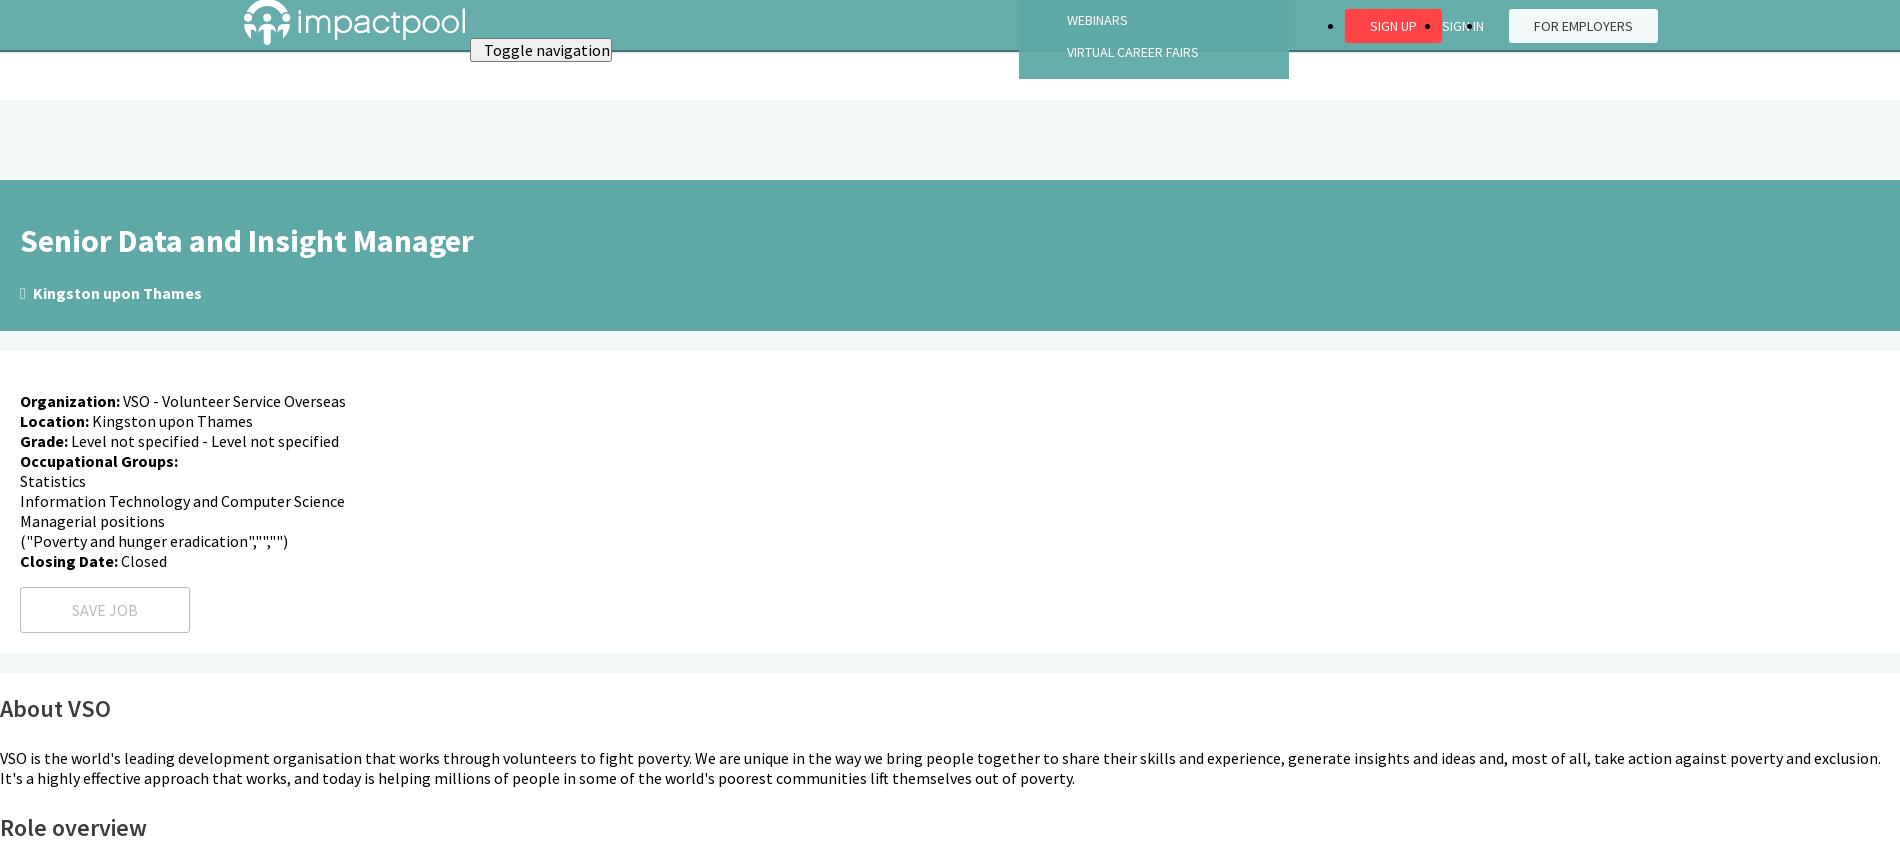 The width and height of the screenshot is (1900, 864). What do you see at coordinates (25, 64) in the screenshot?
I see `'Emergency Programming Coordinator'` at bounding box center [25, 64].